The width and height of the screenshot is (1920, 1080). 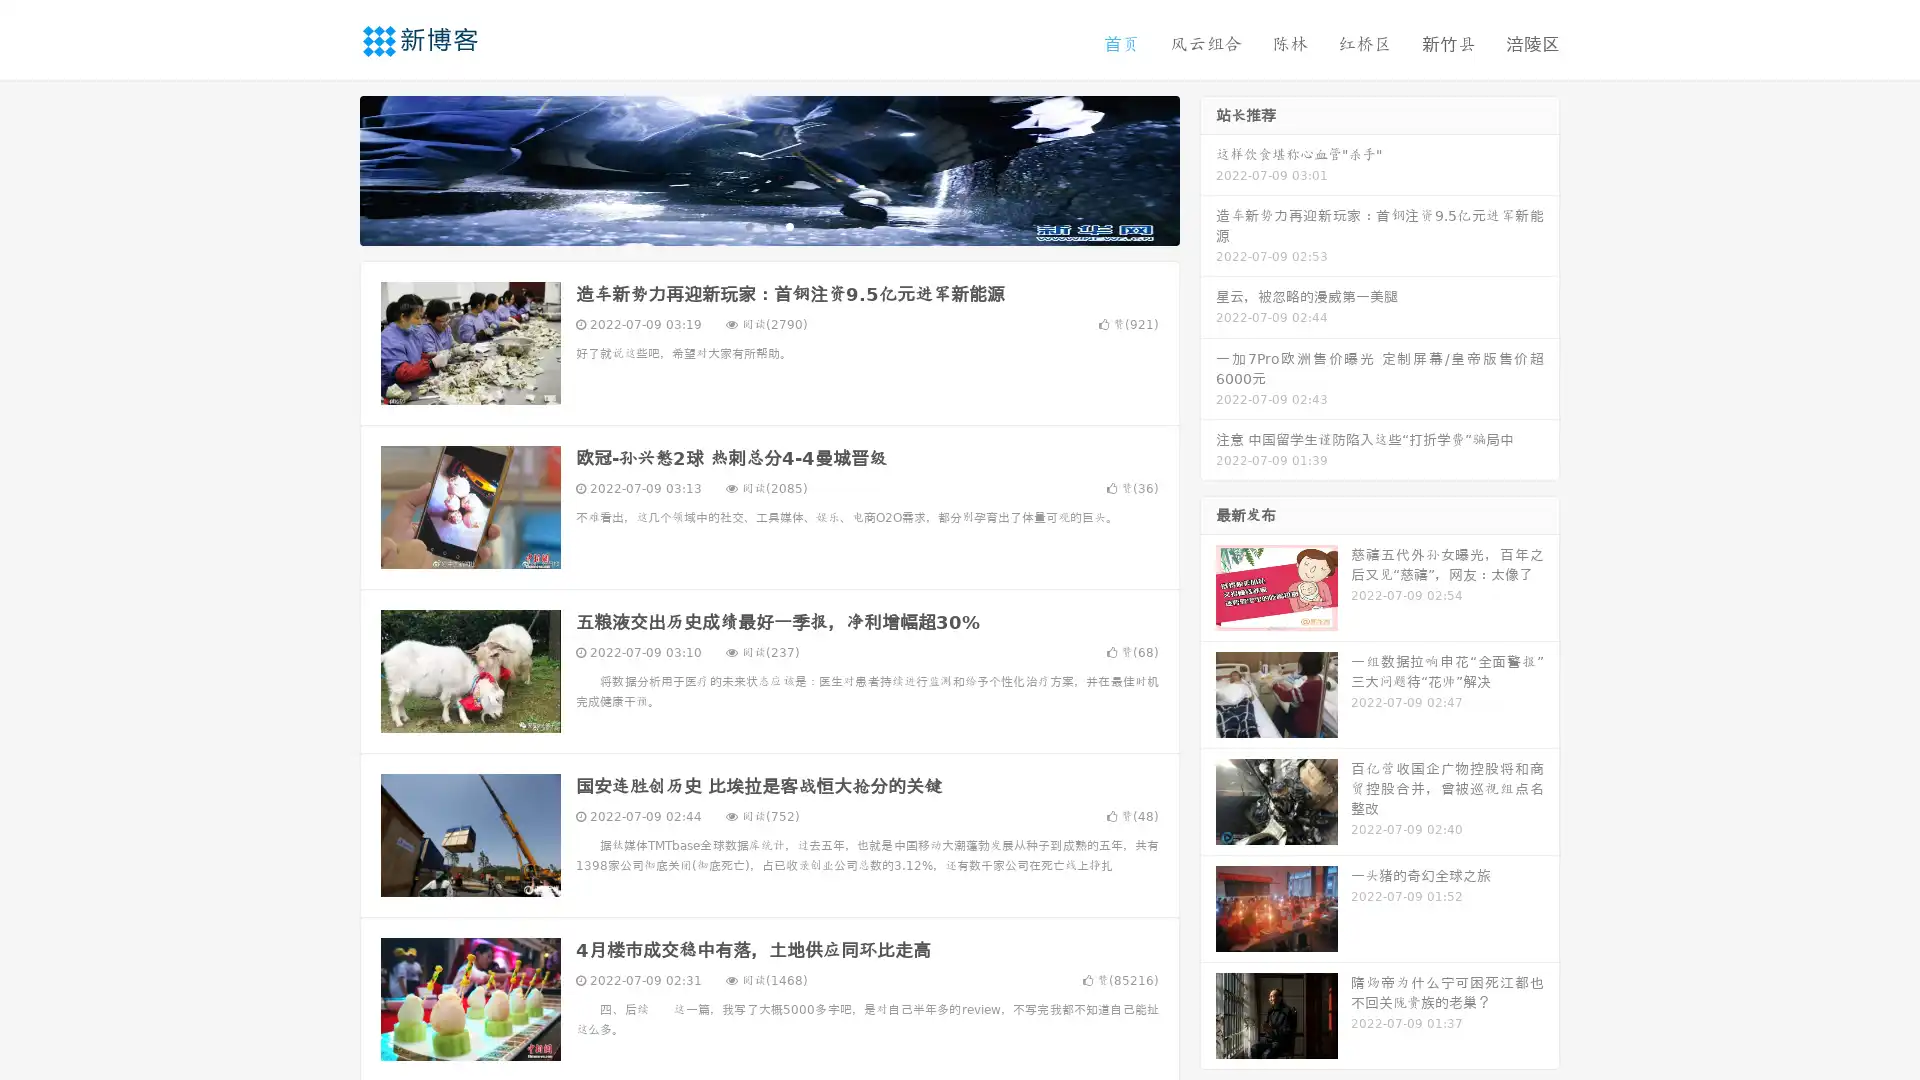 What do you see at coordinates (1208, 168) in the screenshot?
I see `Next slide` at bounding box center [1208, 168].